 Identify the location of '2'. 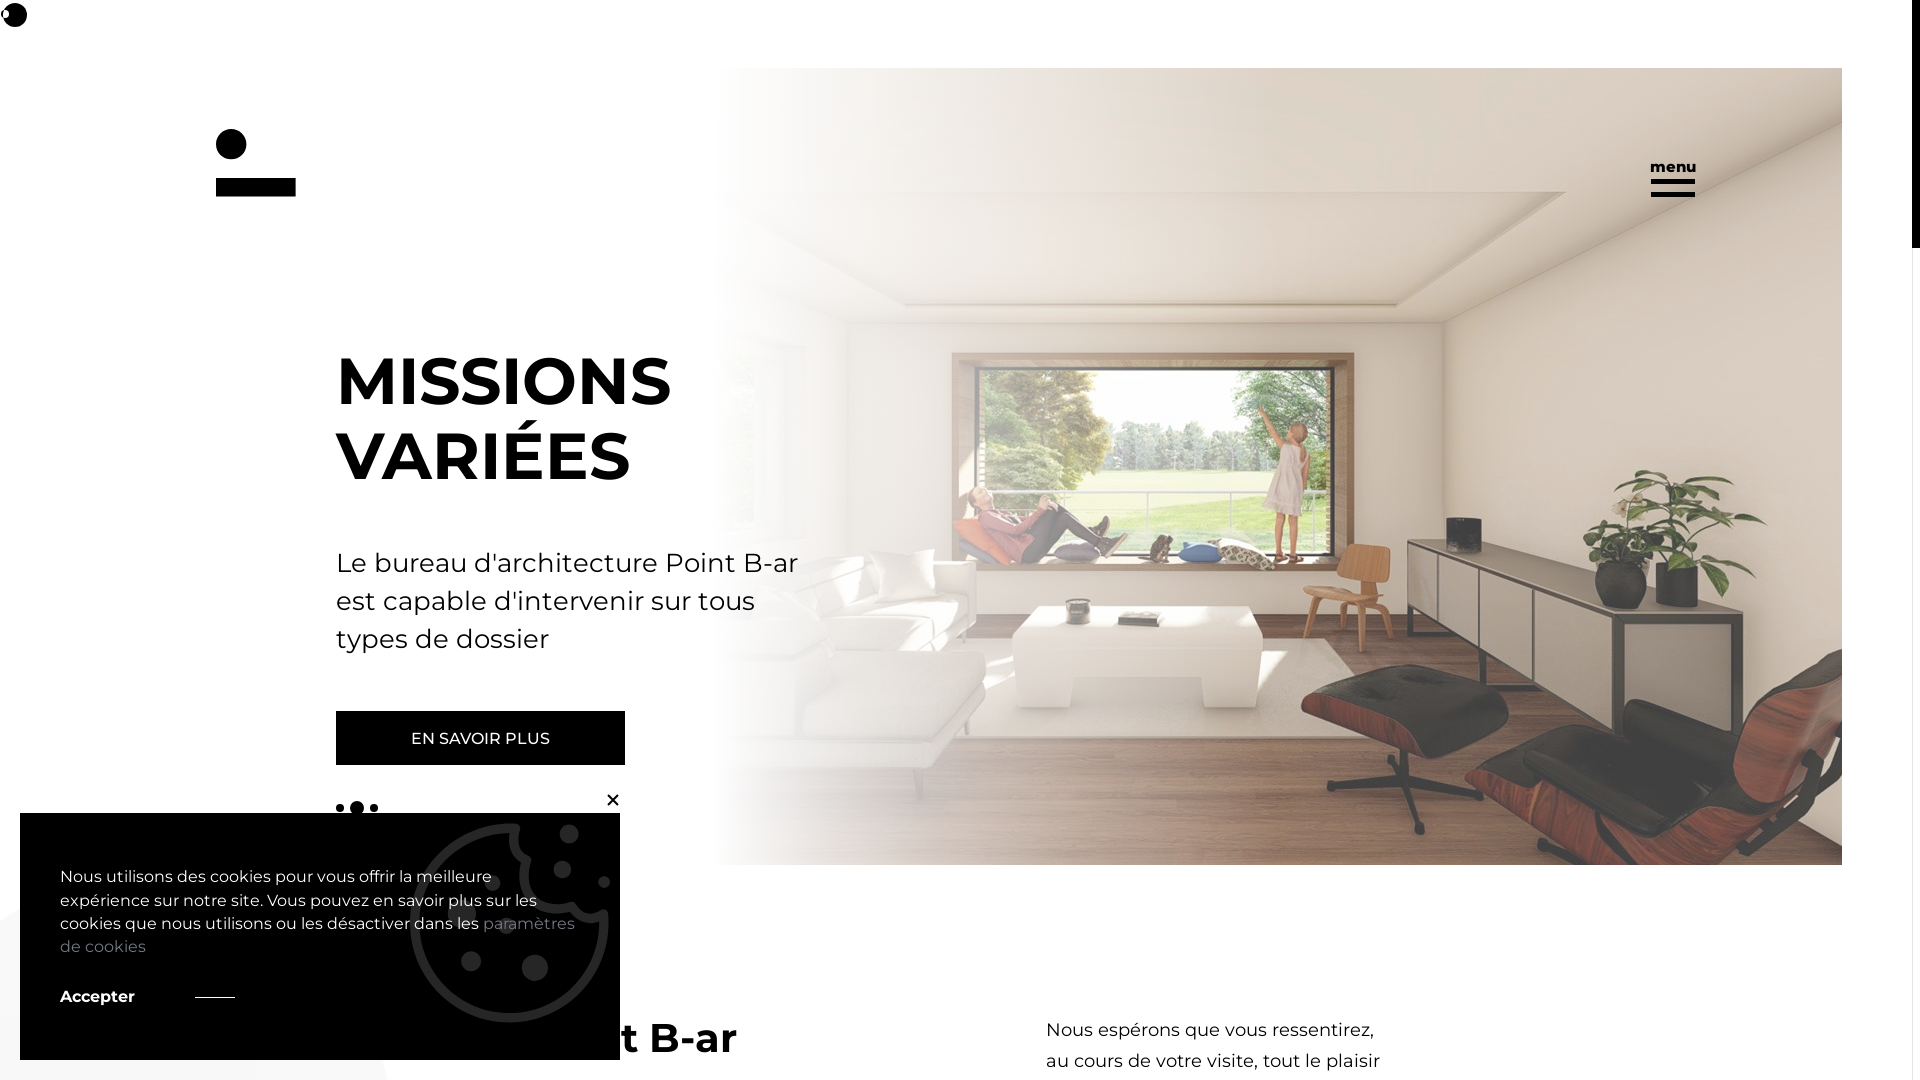
(350, 806).